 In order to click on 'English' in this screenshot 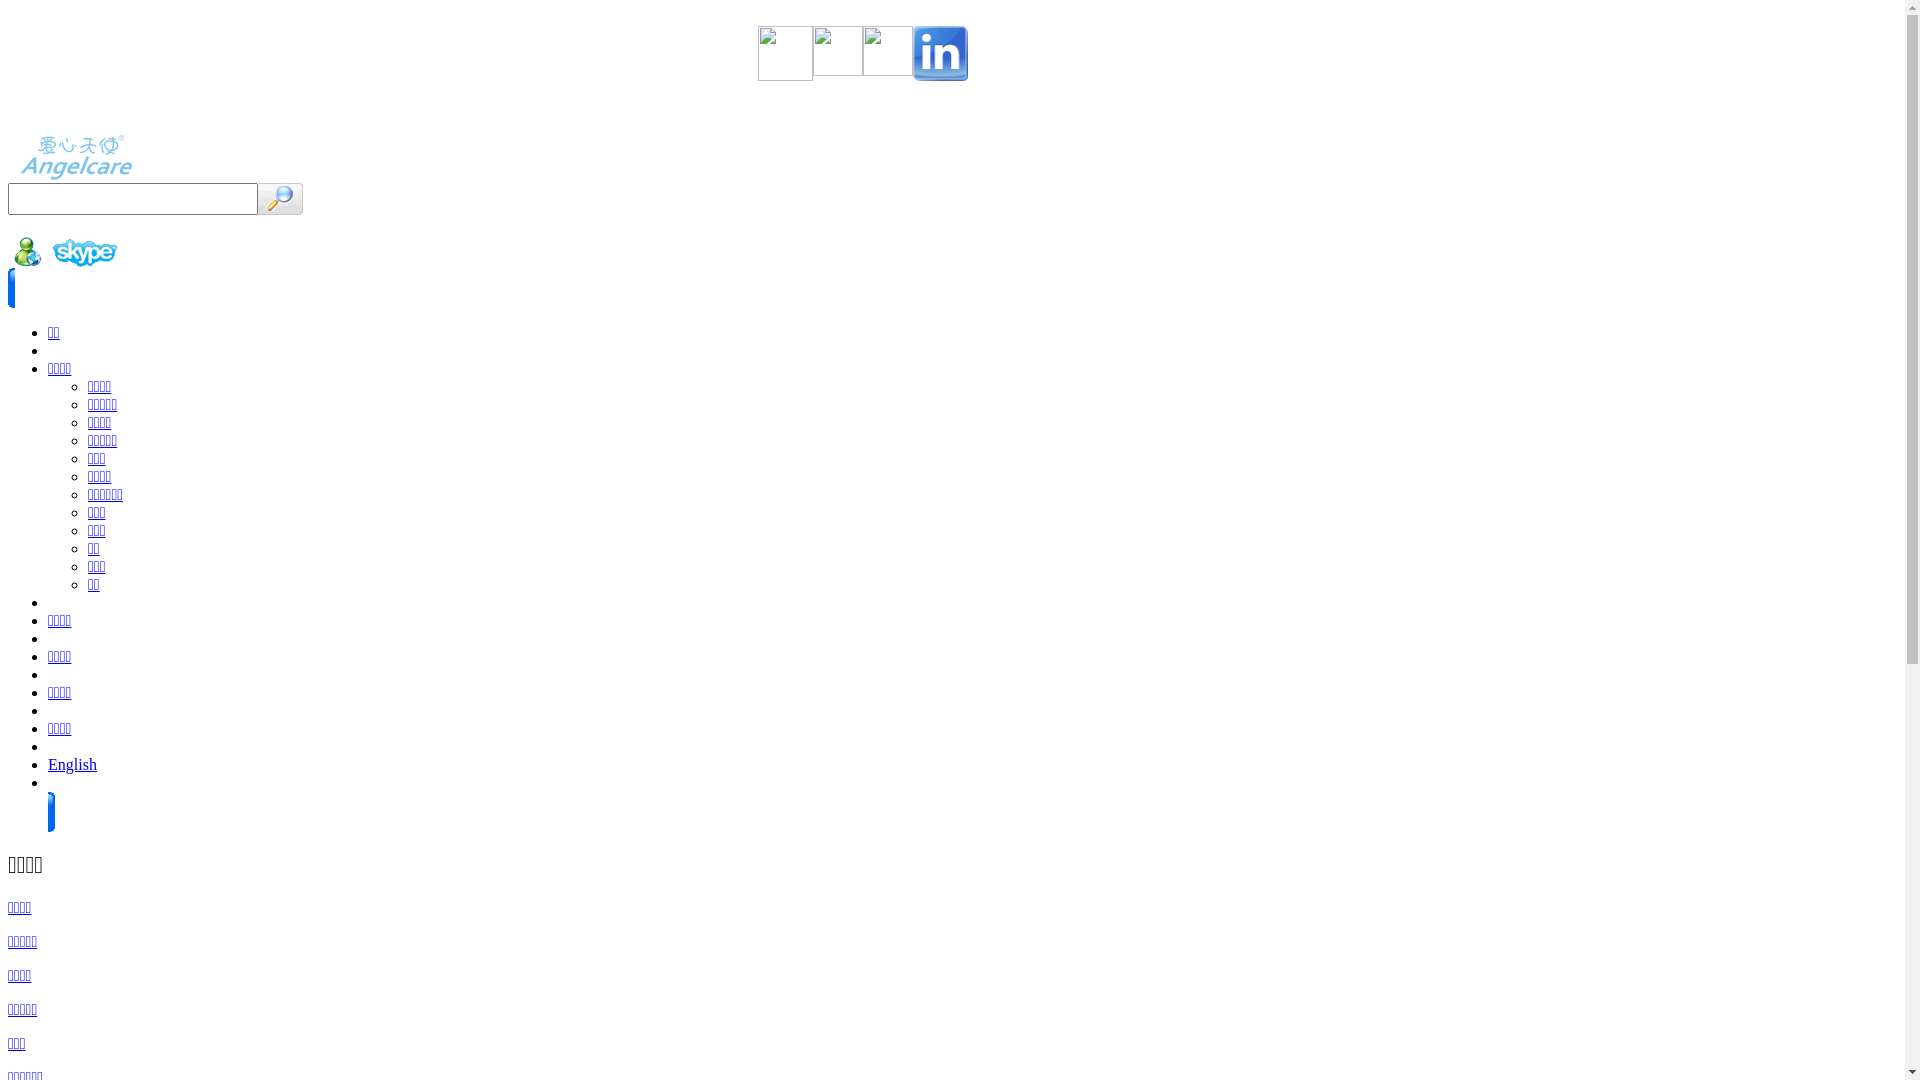, I will do `click(72, 764)`.